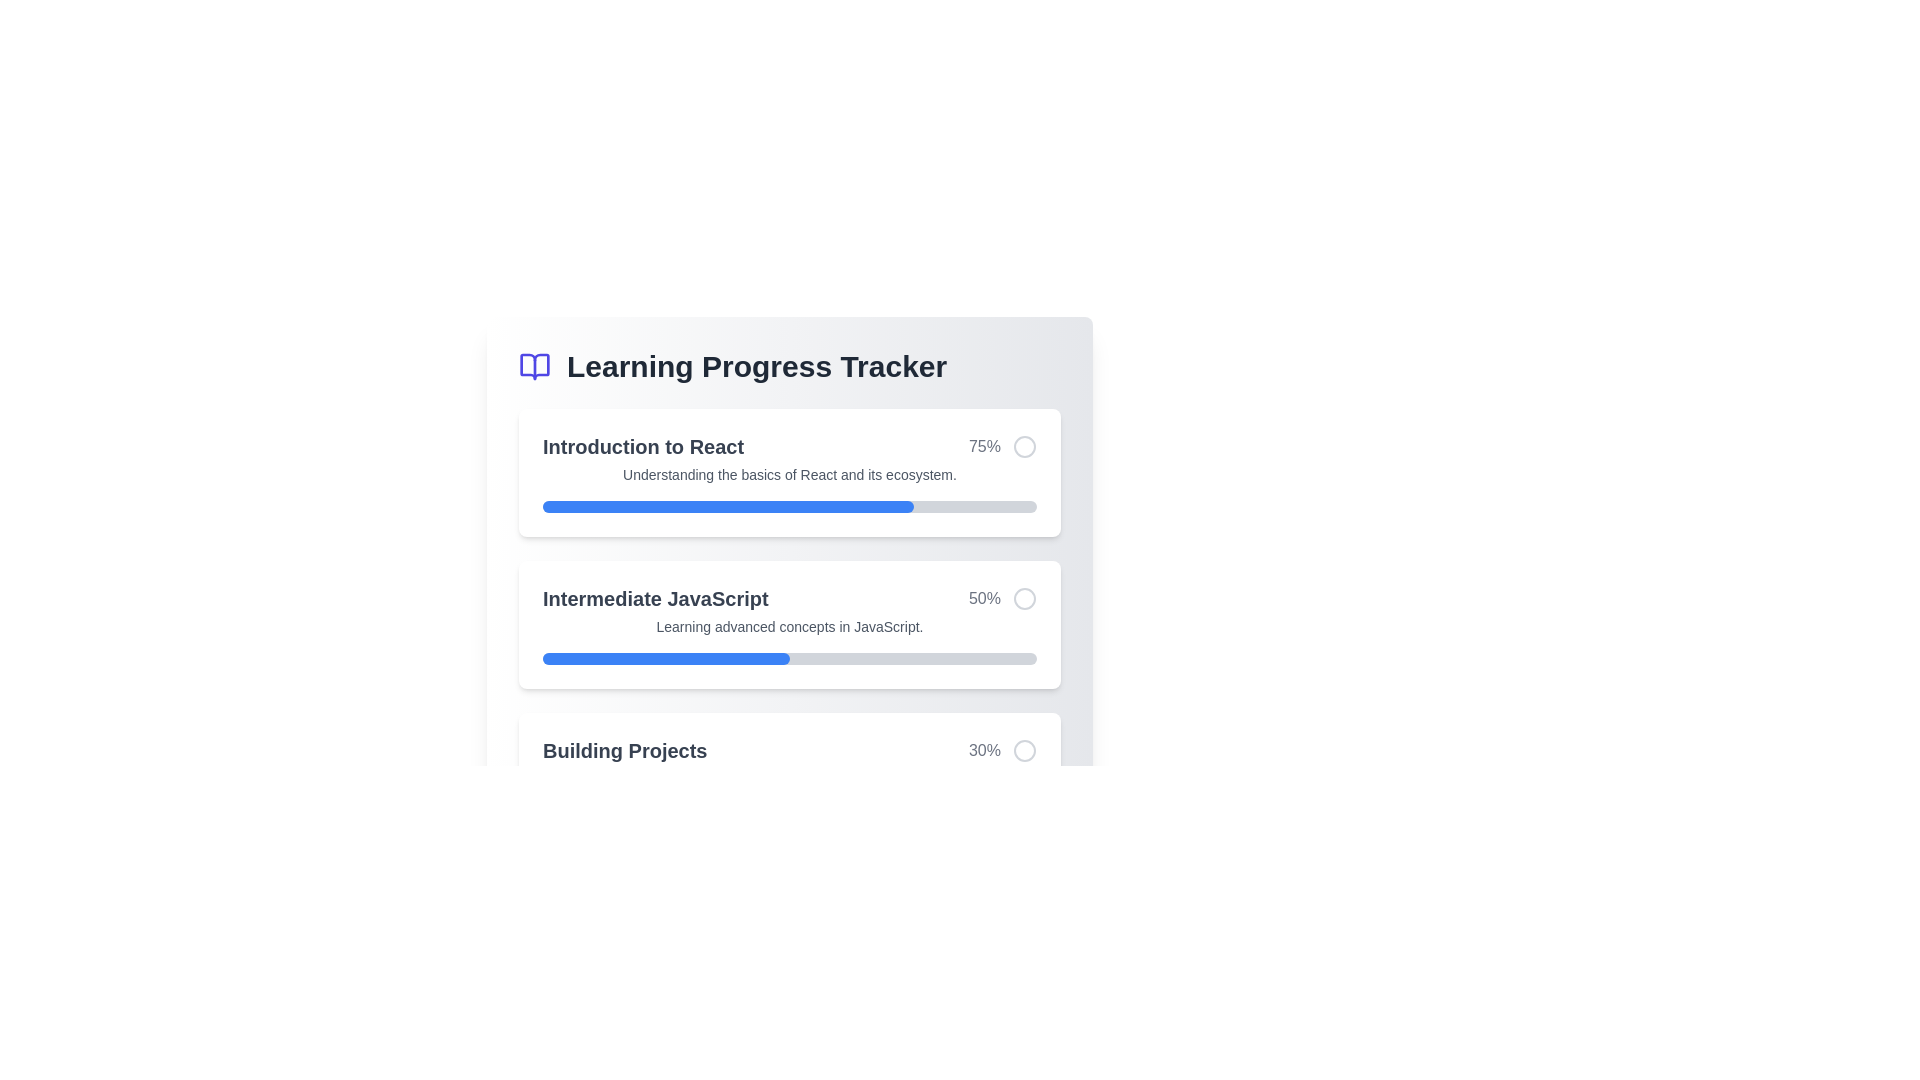 Image resolution: width=1920 pixels, height=1080 pixels. What do you see at coordinates (616, 810) in the screenshot?
I see `the leftmost 30% of the 'Building Projects' progress bar in the 'Learning Progress Tracker' section to indicate the progress of the activity` at bounding box center [616, 810].